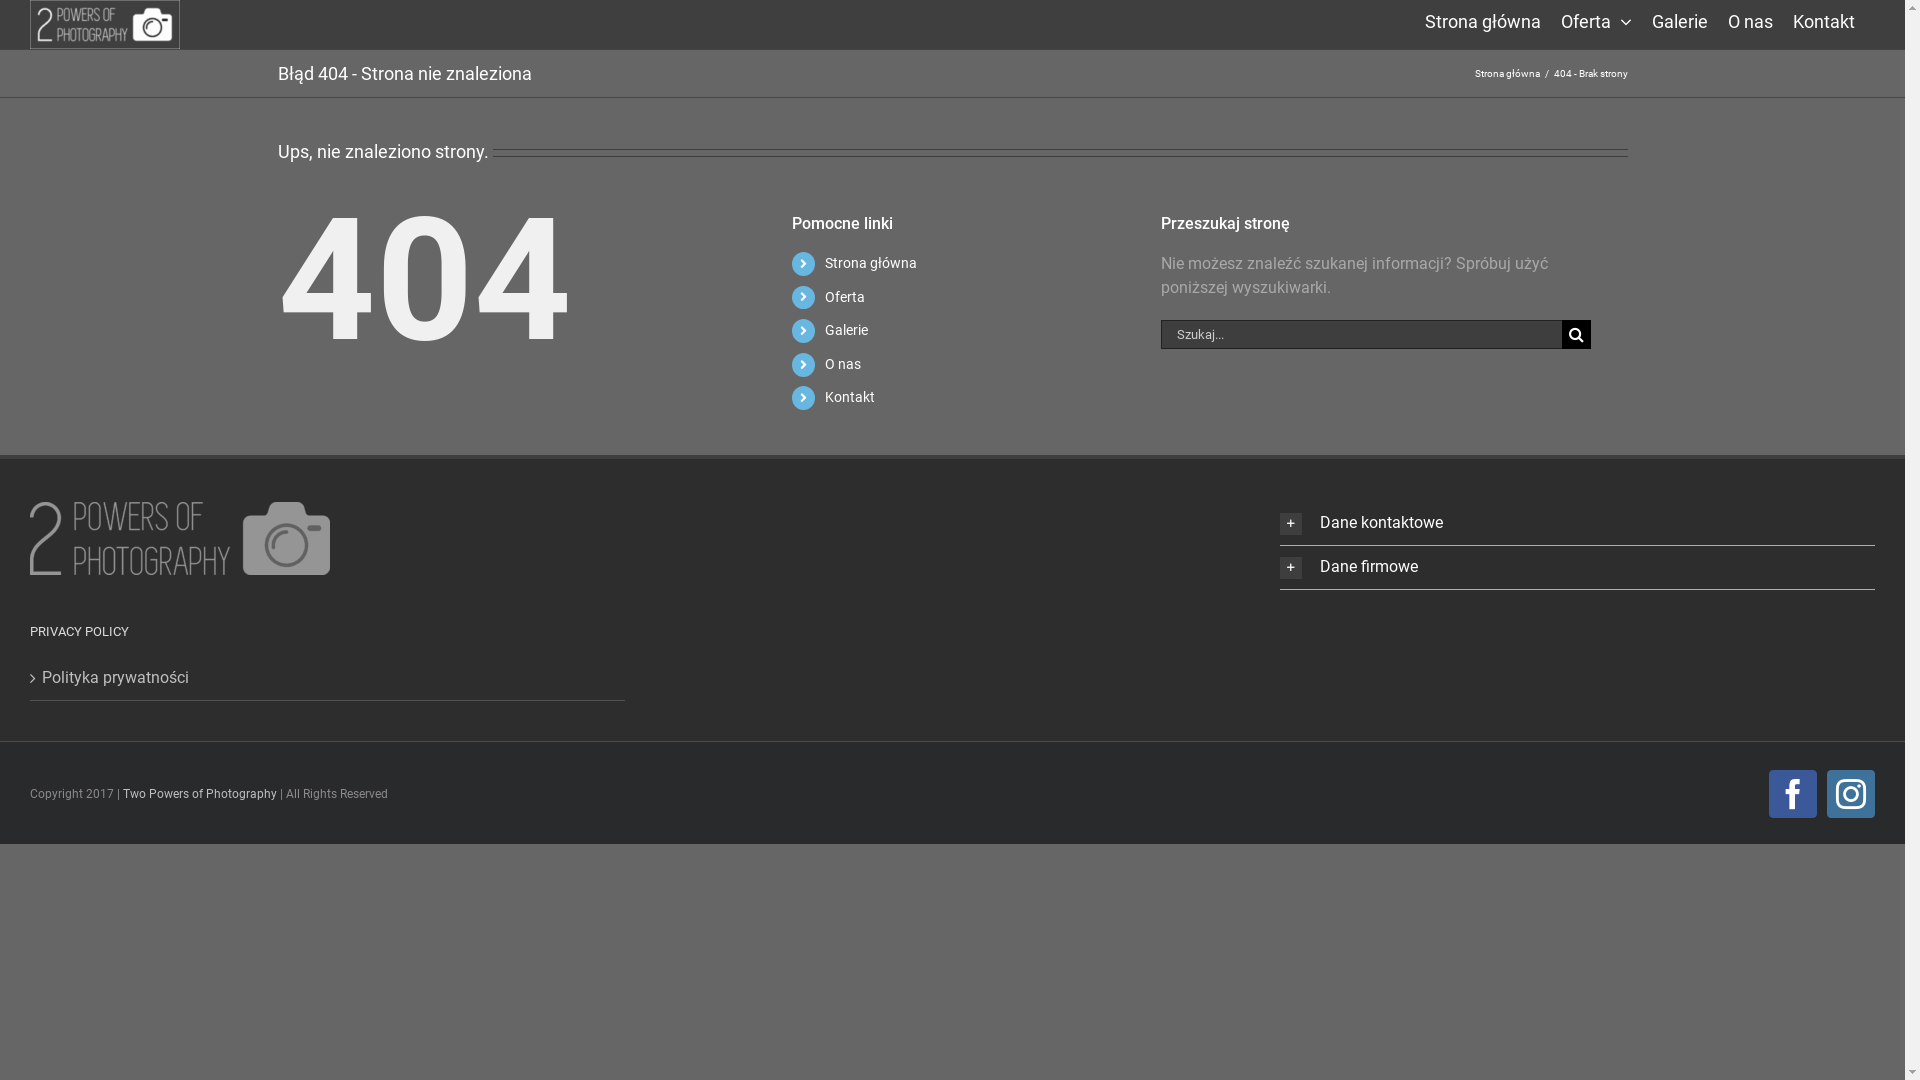 The image size is (1920, 1080). I want to click on 'Two Powers of Photography', so click(122, 793).